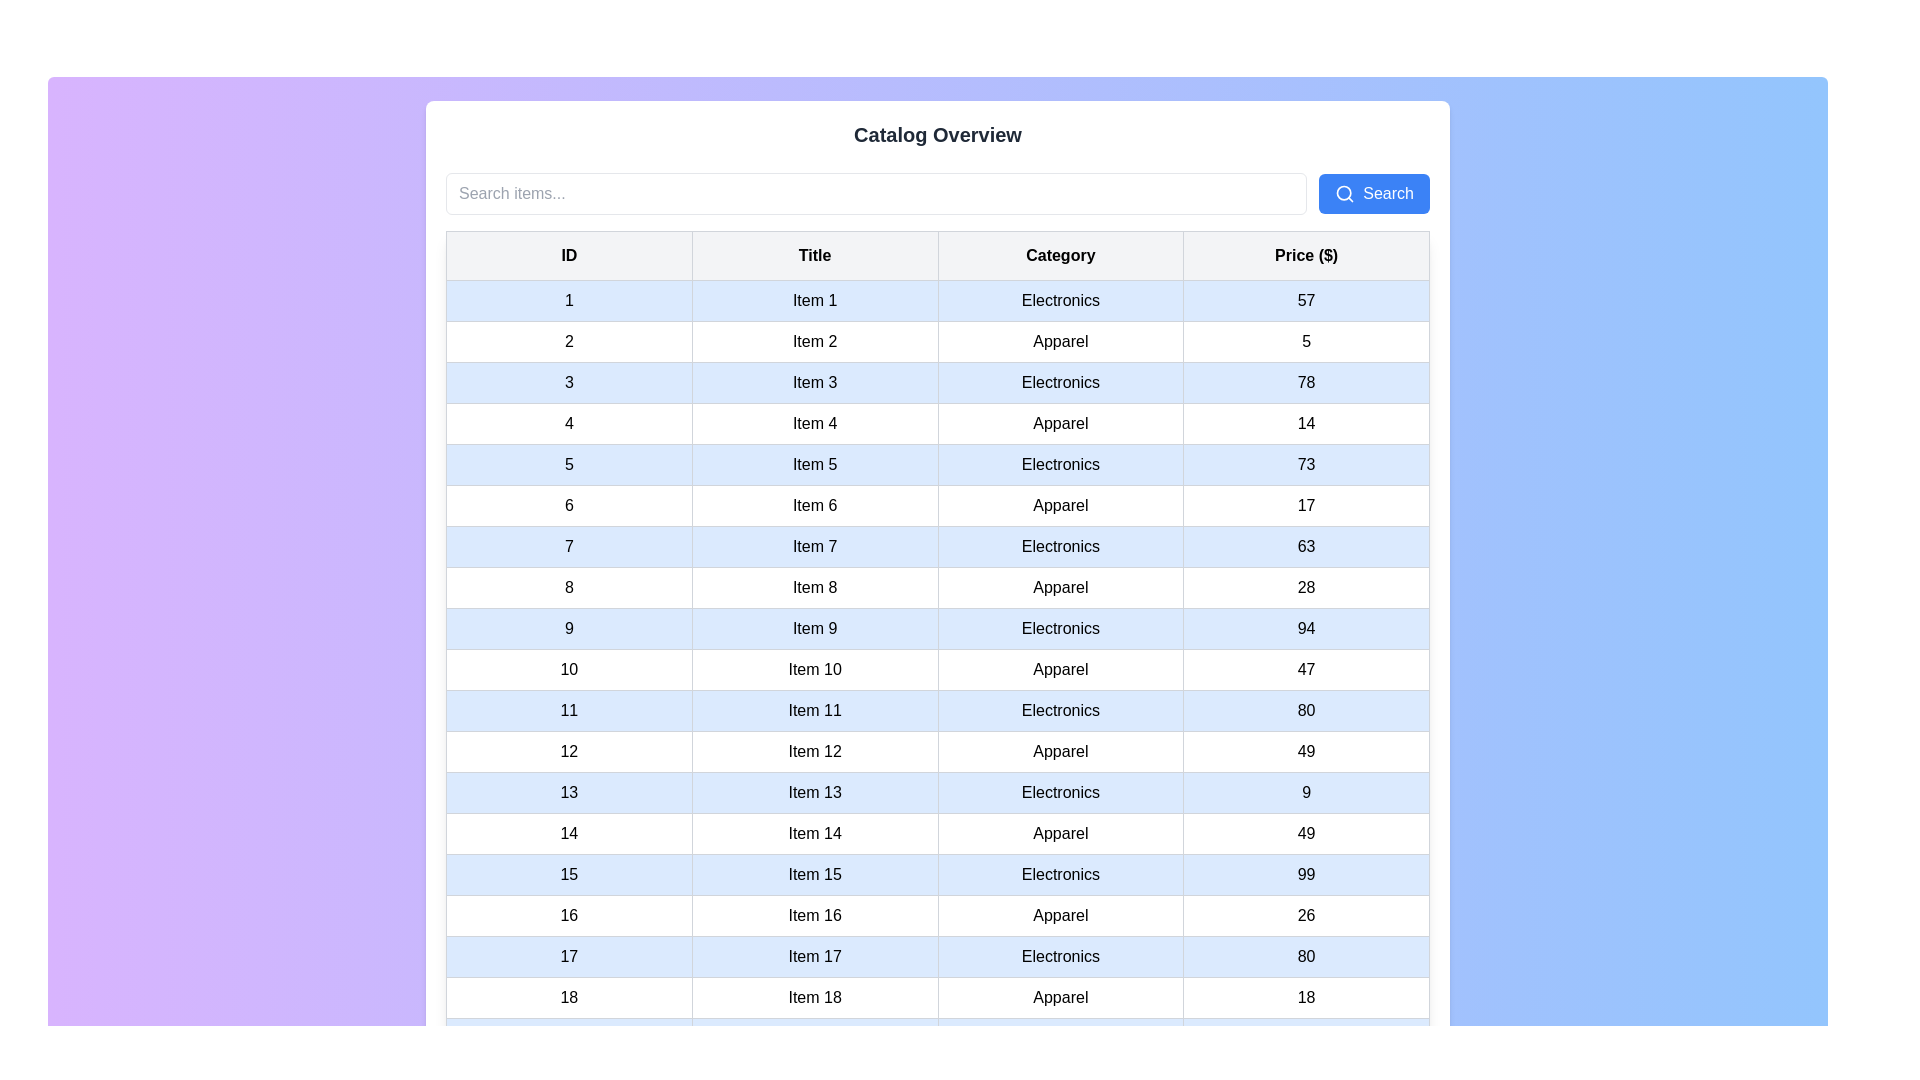 This screenshot has height=1080, width=1920. What do you see at coordinates (1059, 670) in the screenshot?
I see `the text label displaying 'Apparel' located in the 'Category' column, specifically in the row labeled 'Item 10', which is styled with padding, a light gray border, and a white background` at bounding box center [1059, 670].